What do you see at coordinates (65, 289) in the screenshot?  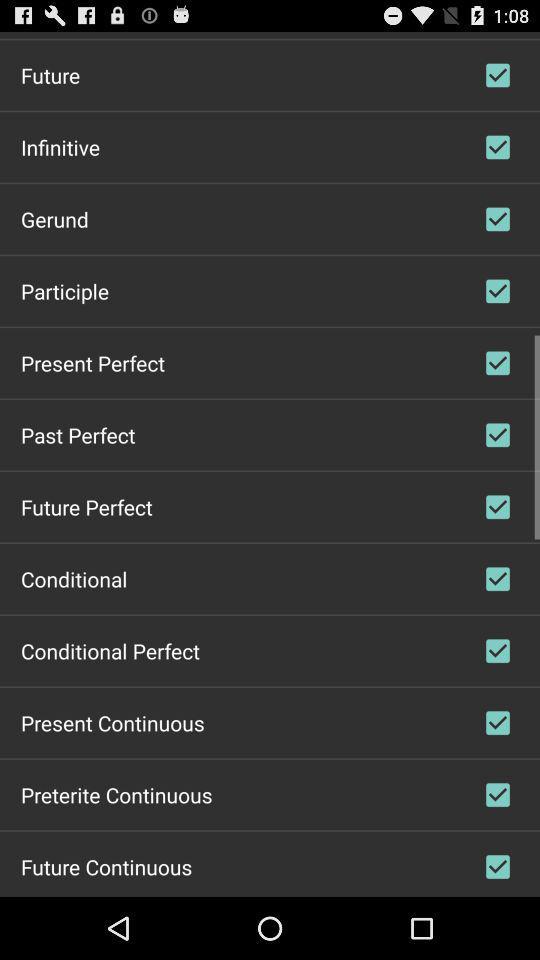 I see `app below gerund icon` at bounding box center [65, 289].